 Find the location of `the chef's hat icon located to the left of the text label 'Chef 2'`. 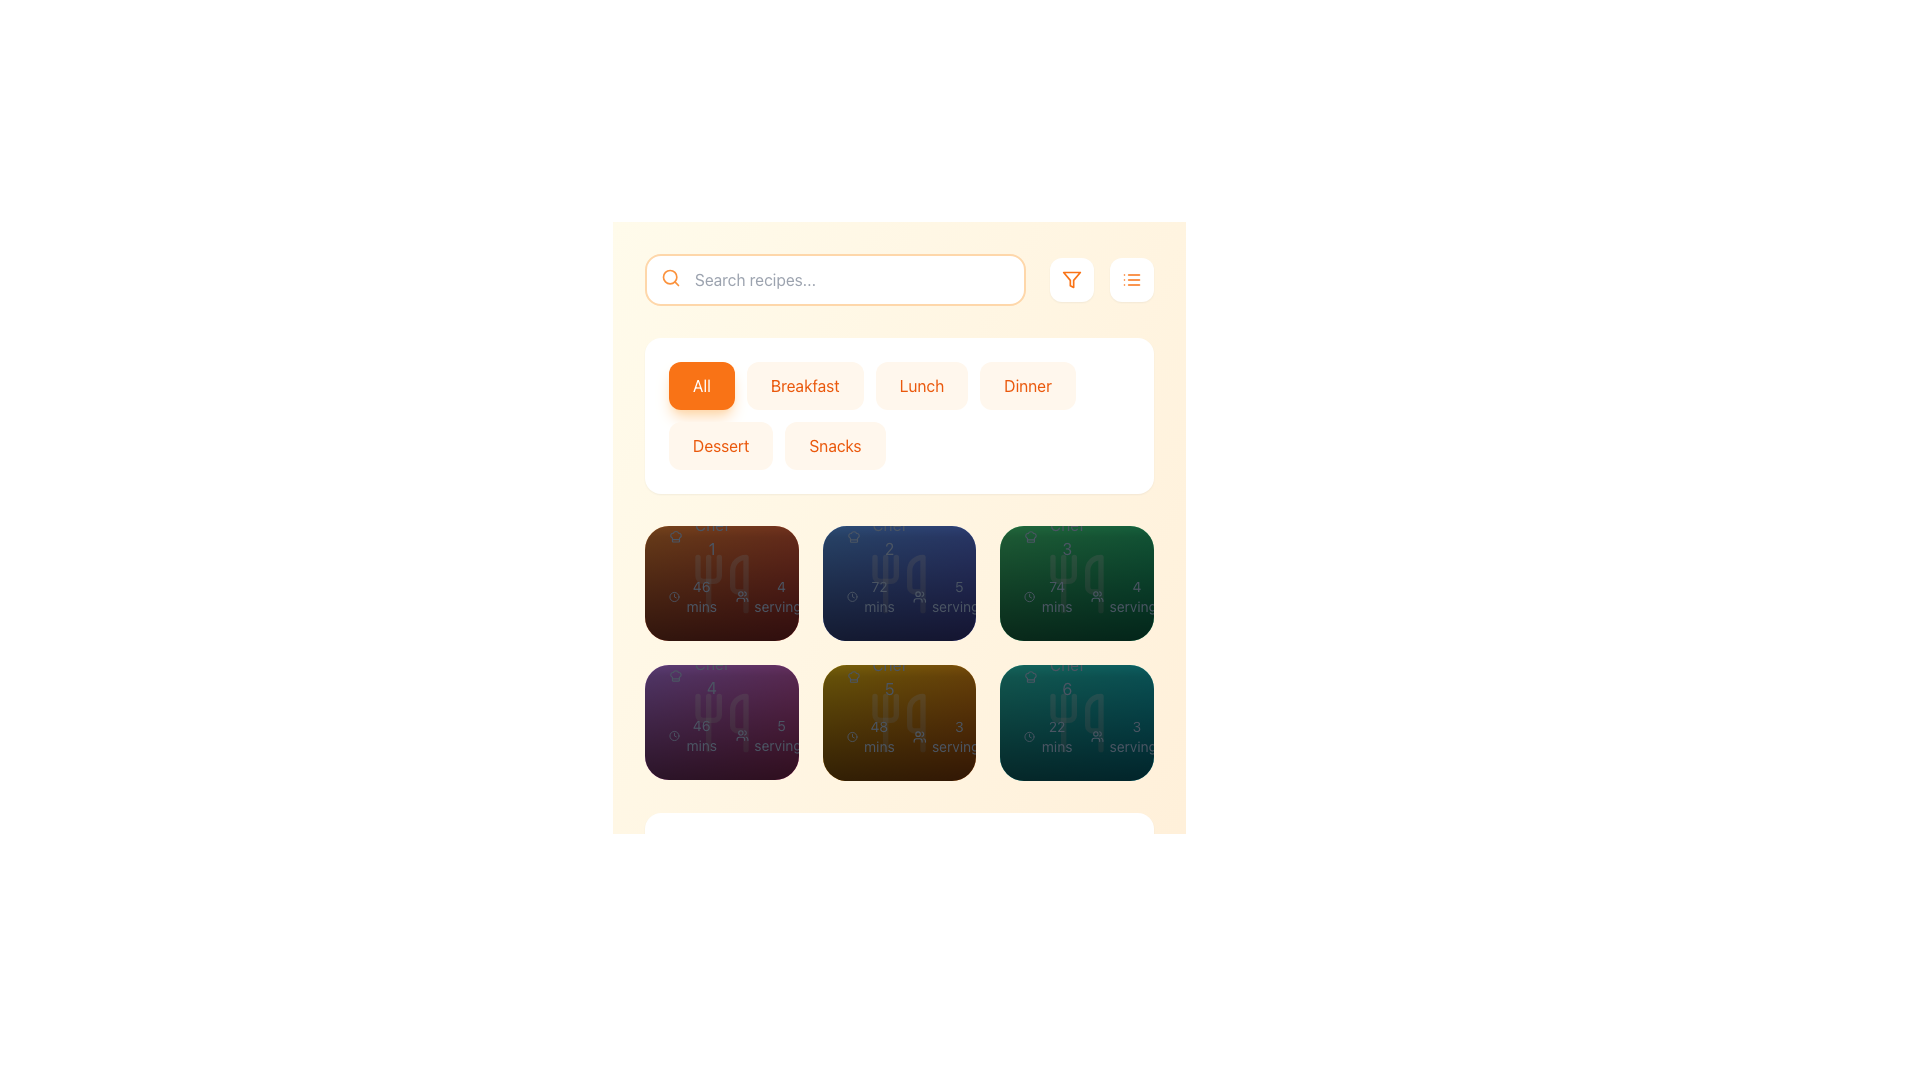

the chef's hat icon located to the left of the text label 'Chef 2' is located at coordinates (853, 536).